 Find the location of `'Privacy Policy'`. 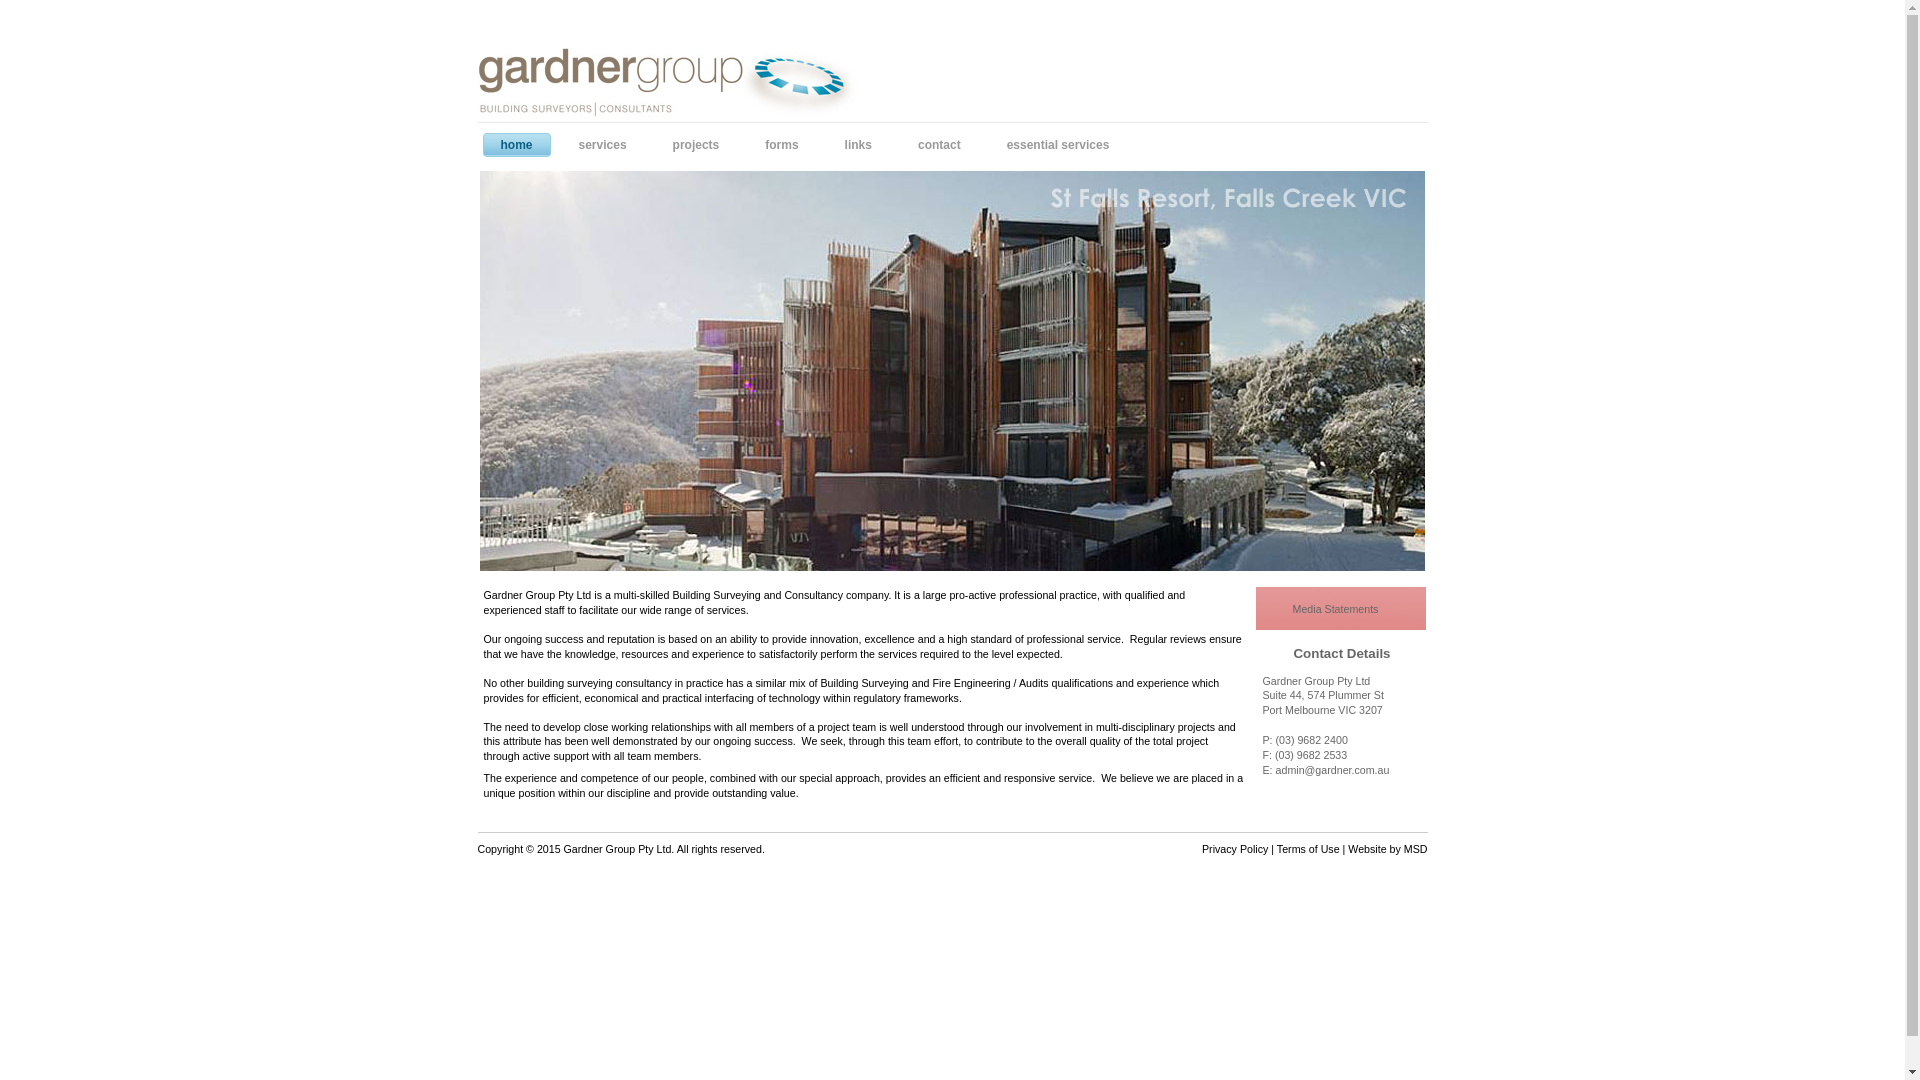

'Privacy Policy' is located at coordinates (1200, 848).